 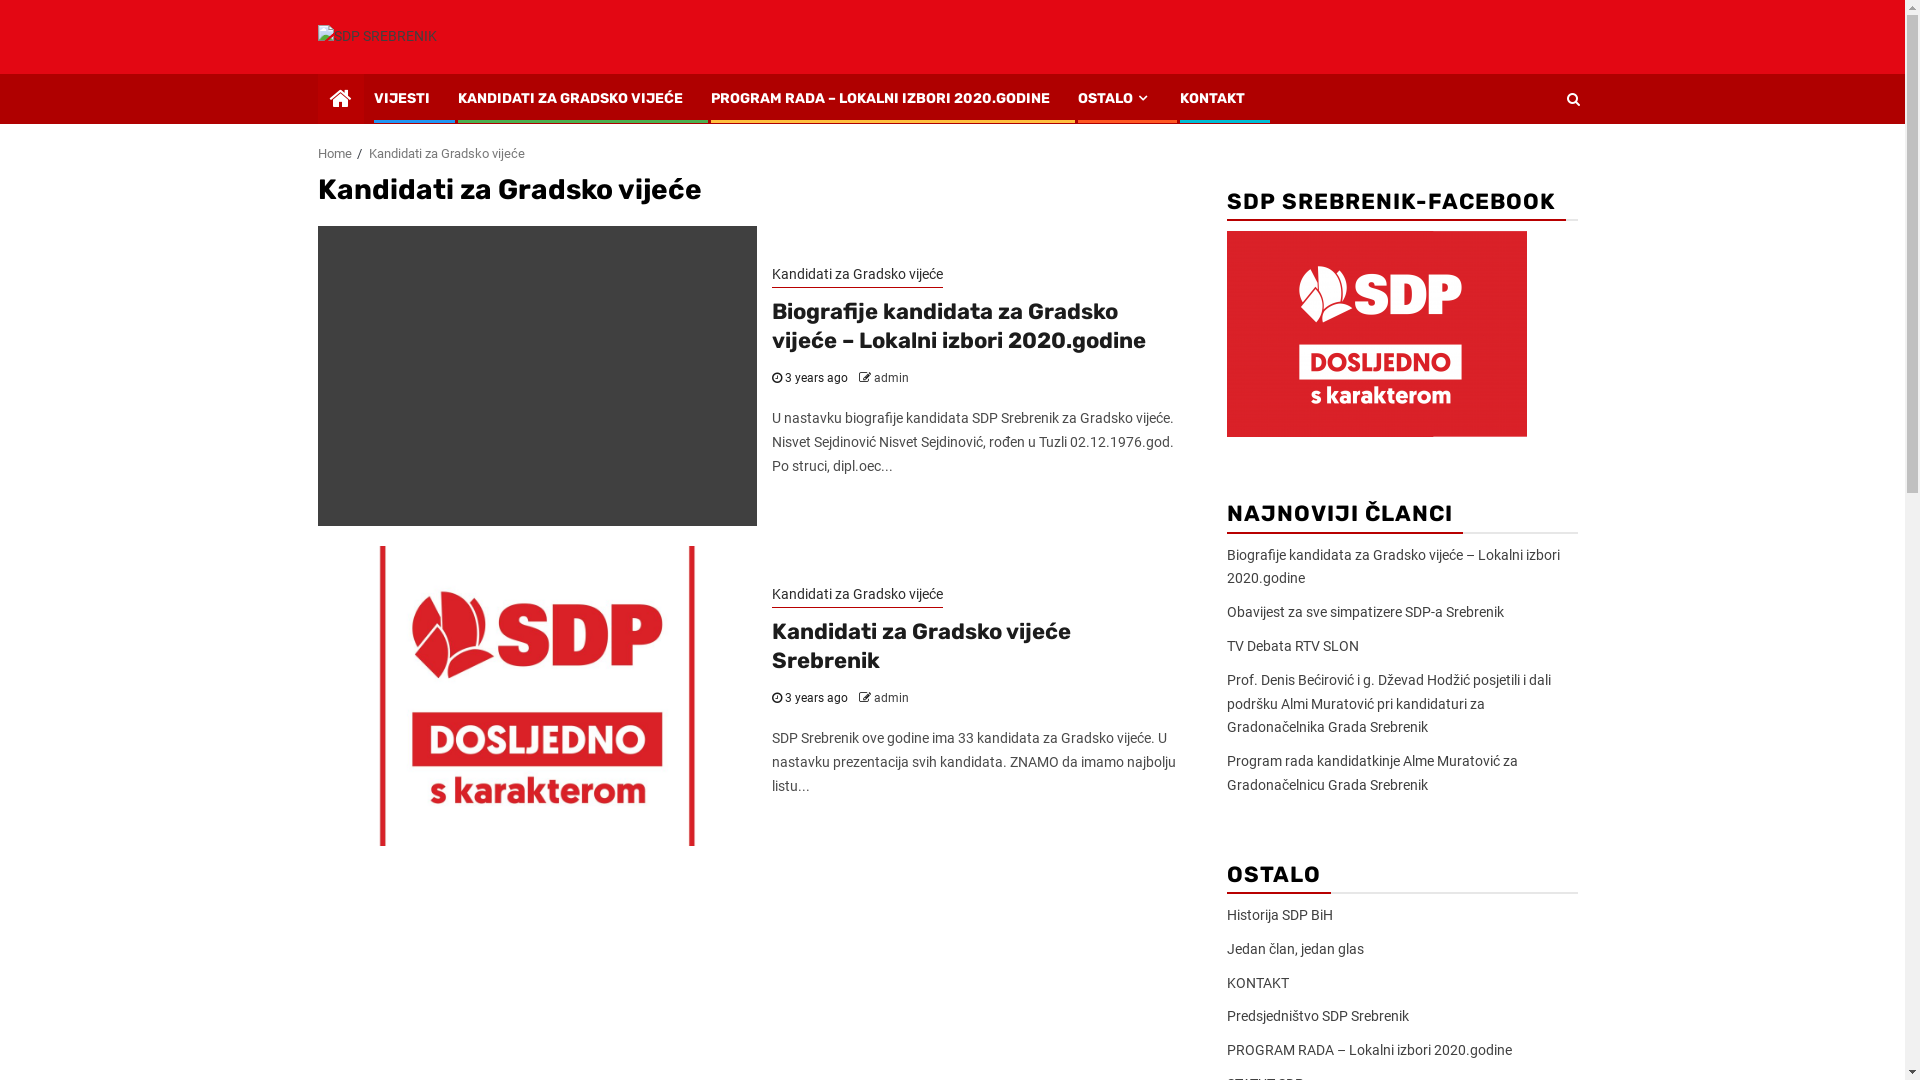 I want to click on 'TV Debata RTV SLON', so click(x=1291, y=645).